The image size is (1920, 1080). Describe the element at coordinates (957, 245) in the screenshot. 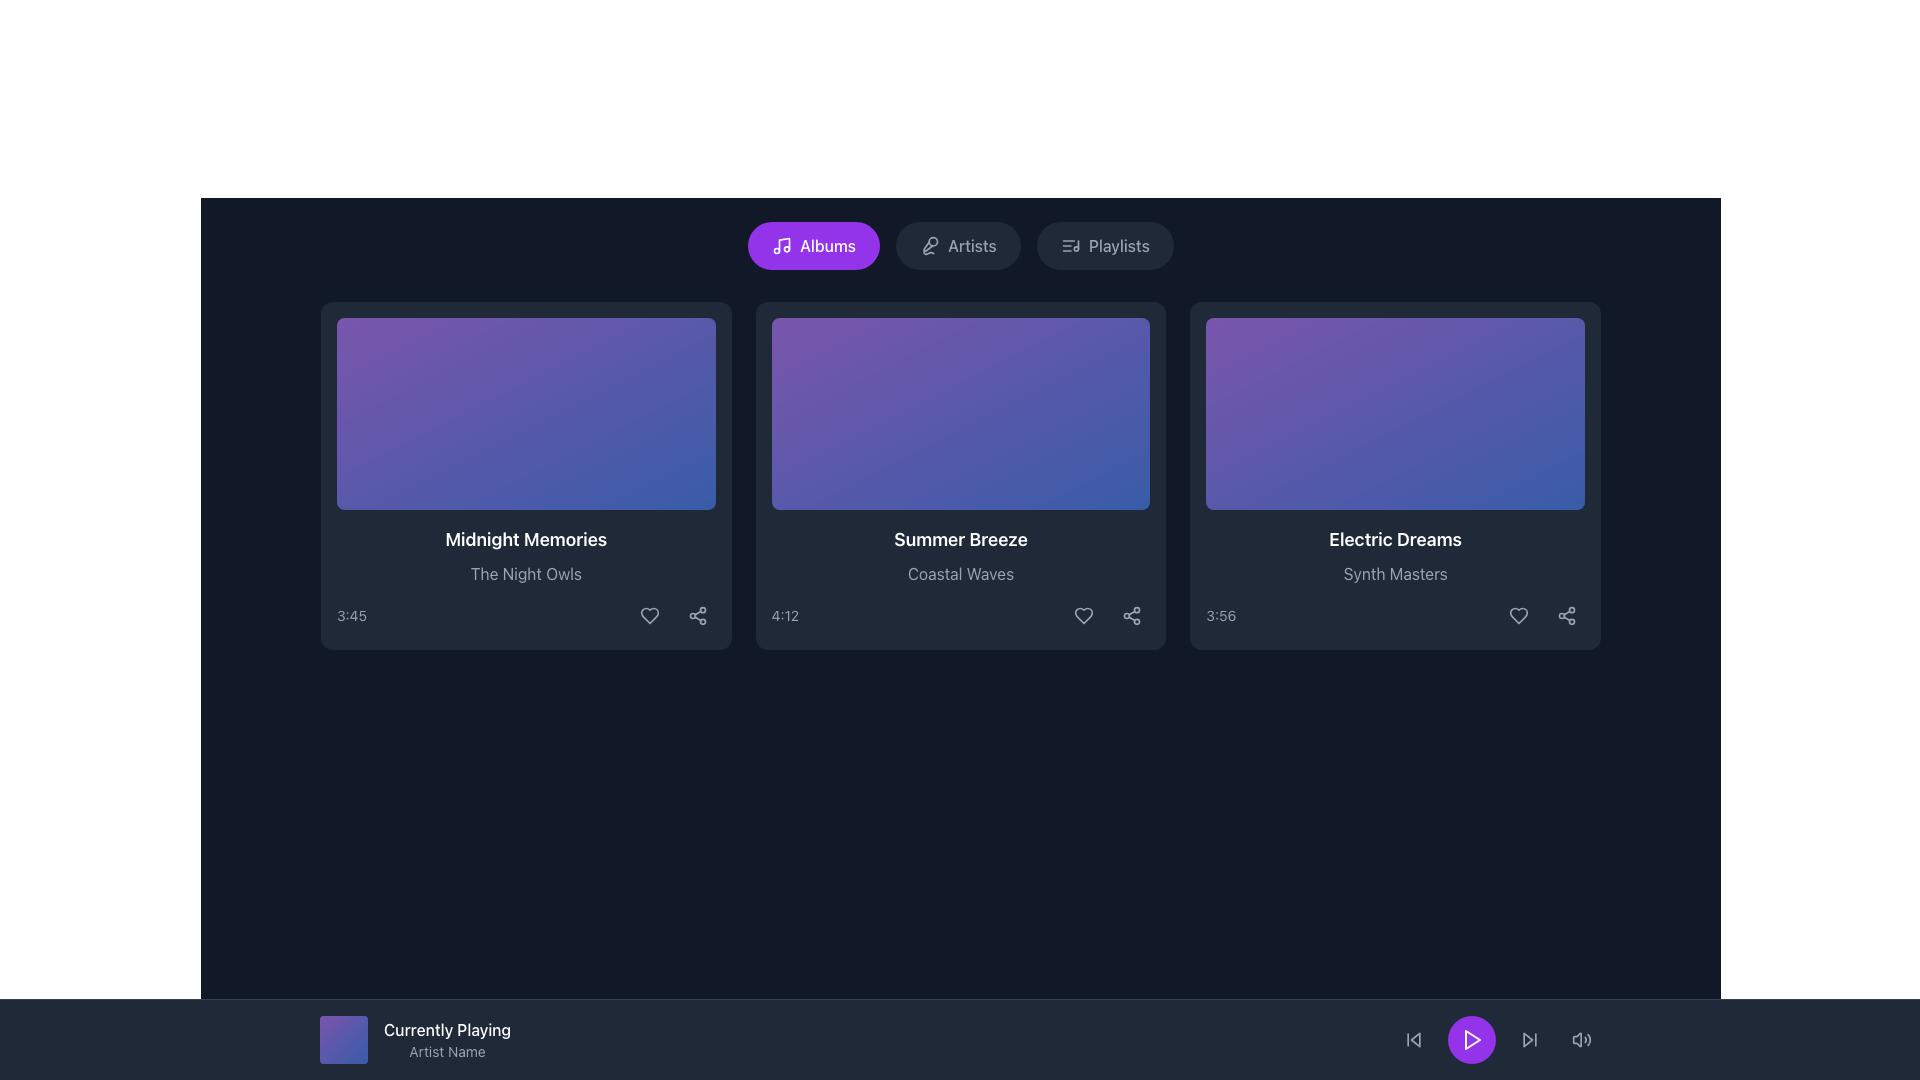

I see `the 'Artists' button, which is a rounded rectangular gray button with a microphone icon, located centrally near the top of the interface between 'Albums' and 'Playlists'` at that location.